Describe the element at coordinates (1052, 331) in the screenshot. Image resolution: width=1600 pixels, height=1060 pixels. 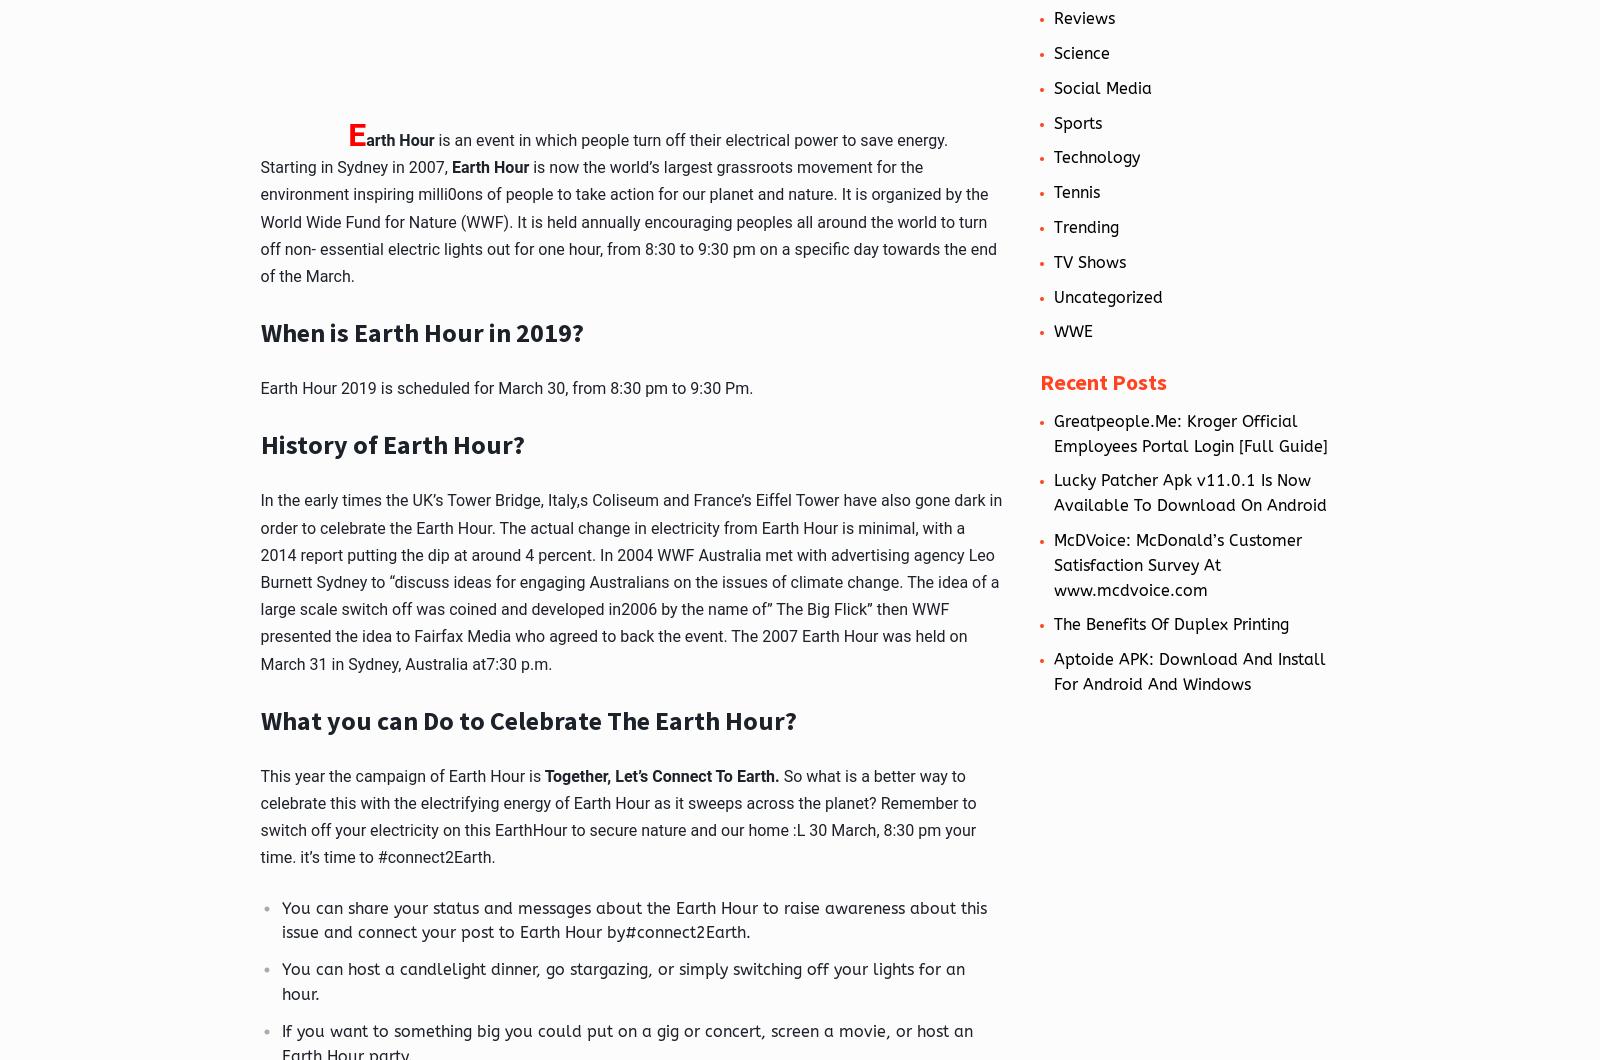
I see `'WWE'` at that location.